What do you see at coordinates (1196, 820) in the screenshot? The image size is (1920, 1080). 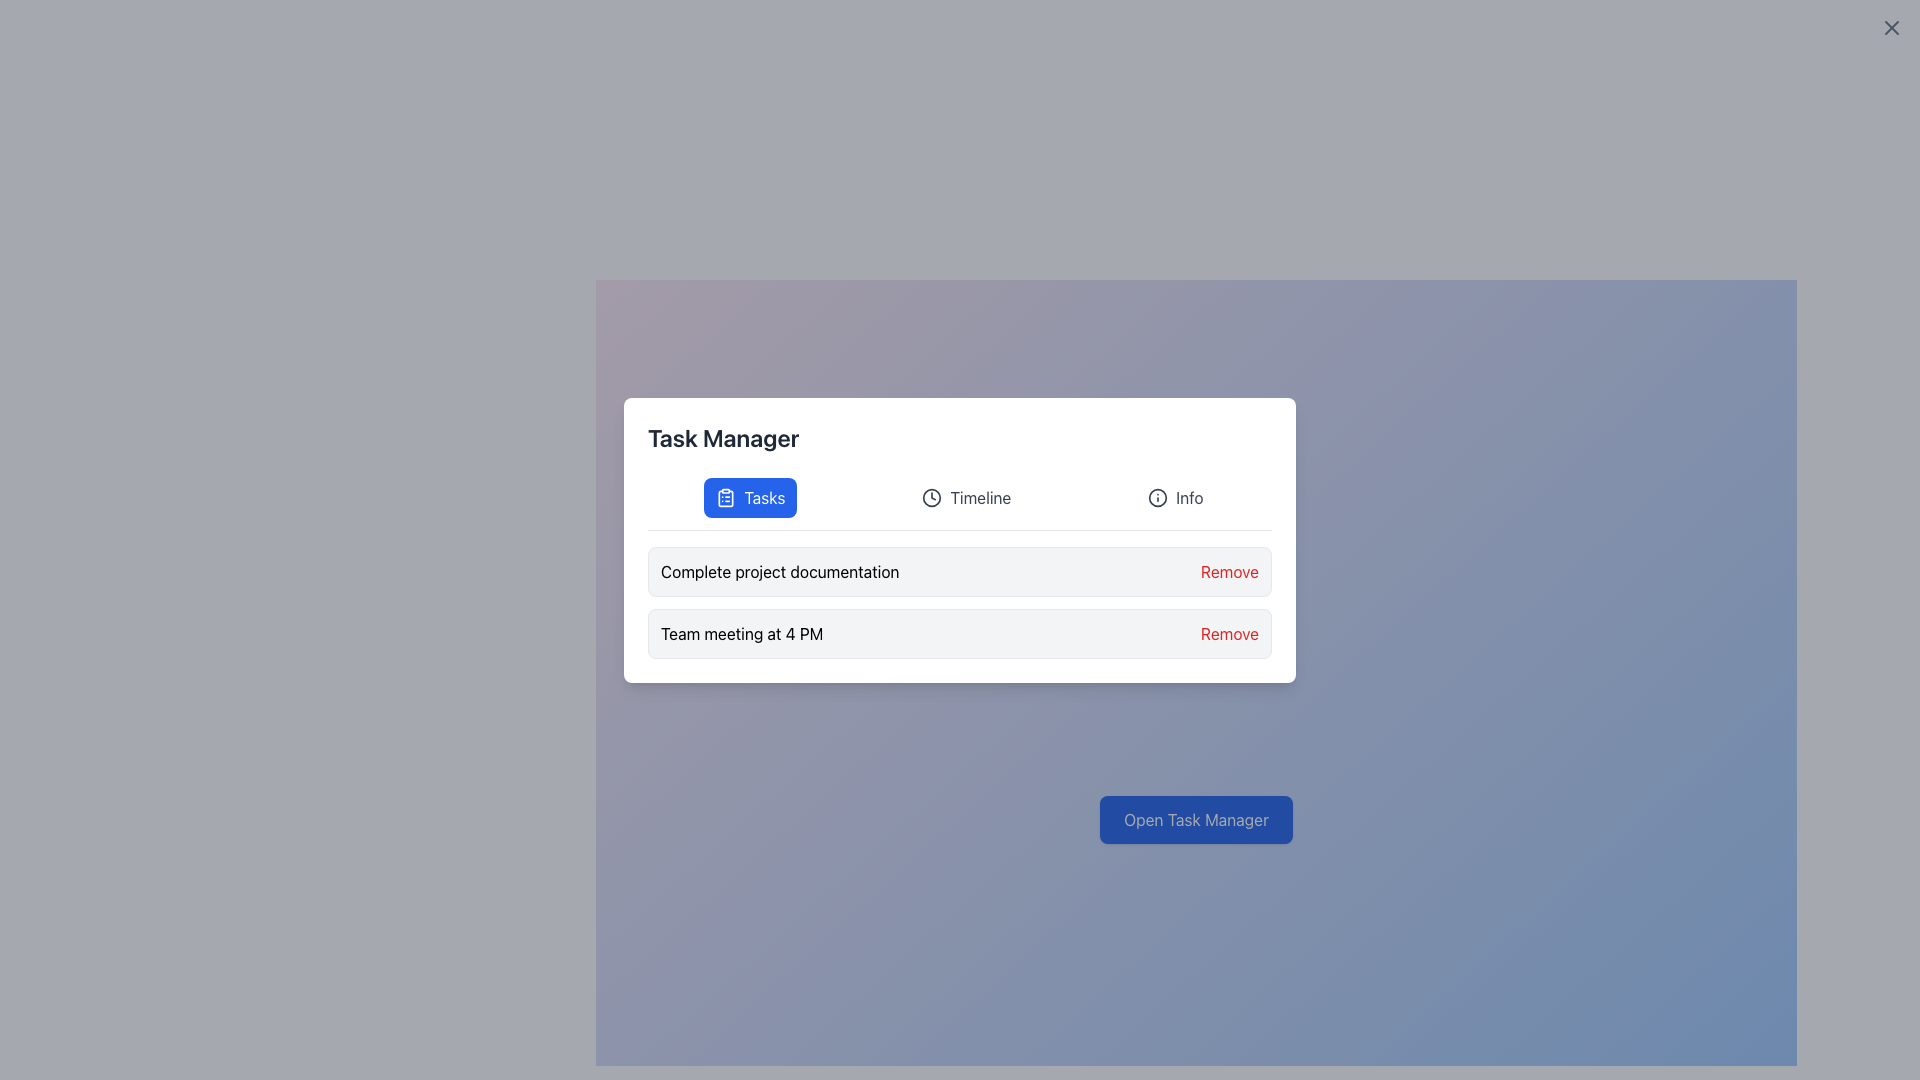 I see `the 'Open Task Manager' button` at bounding box center [1196, 820].